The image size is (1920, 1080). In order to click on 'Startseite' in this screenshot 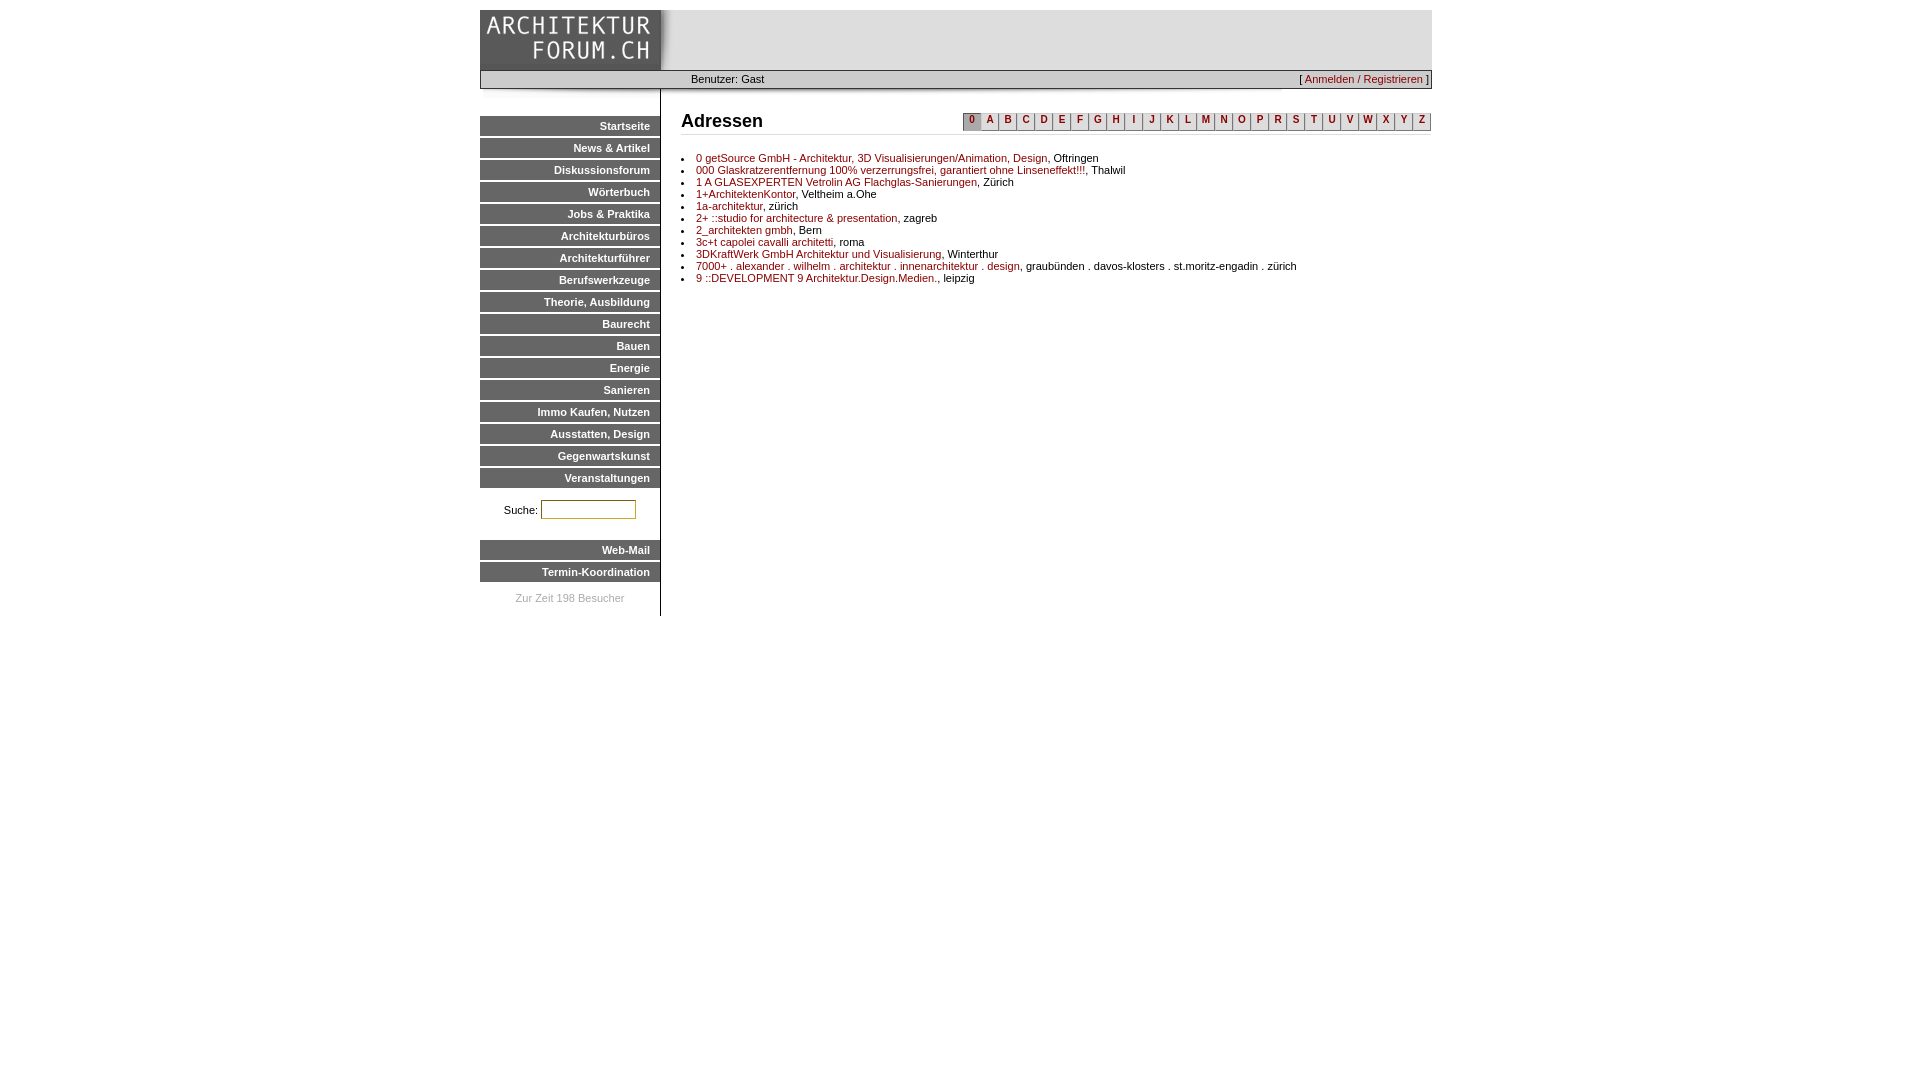, I will do `click(569, 126)`.